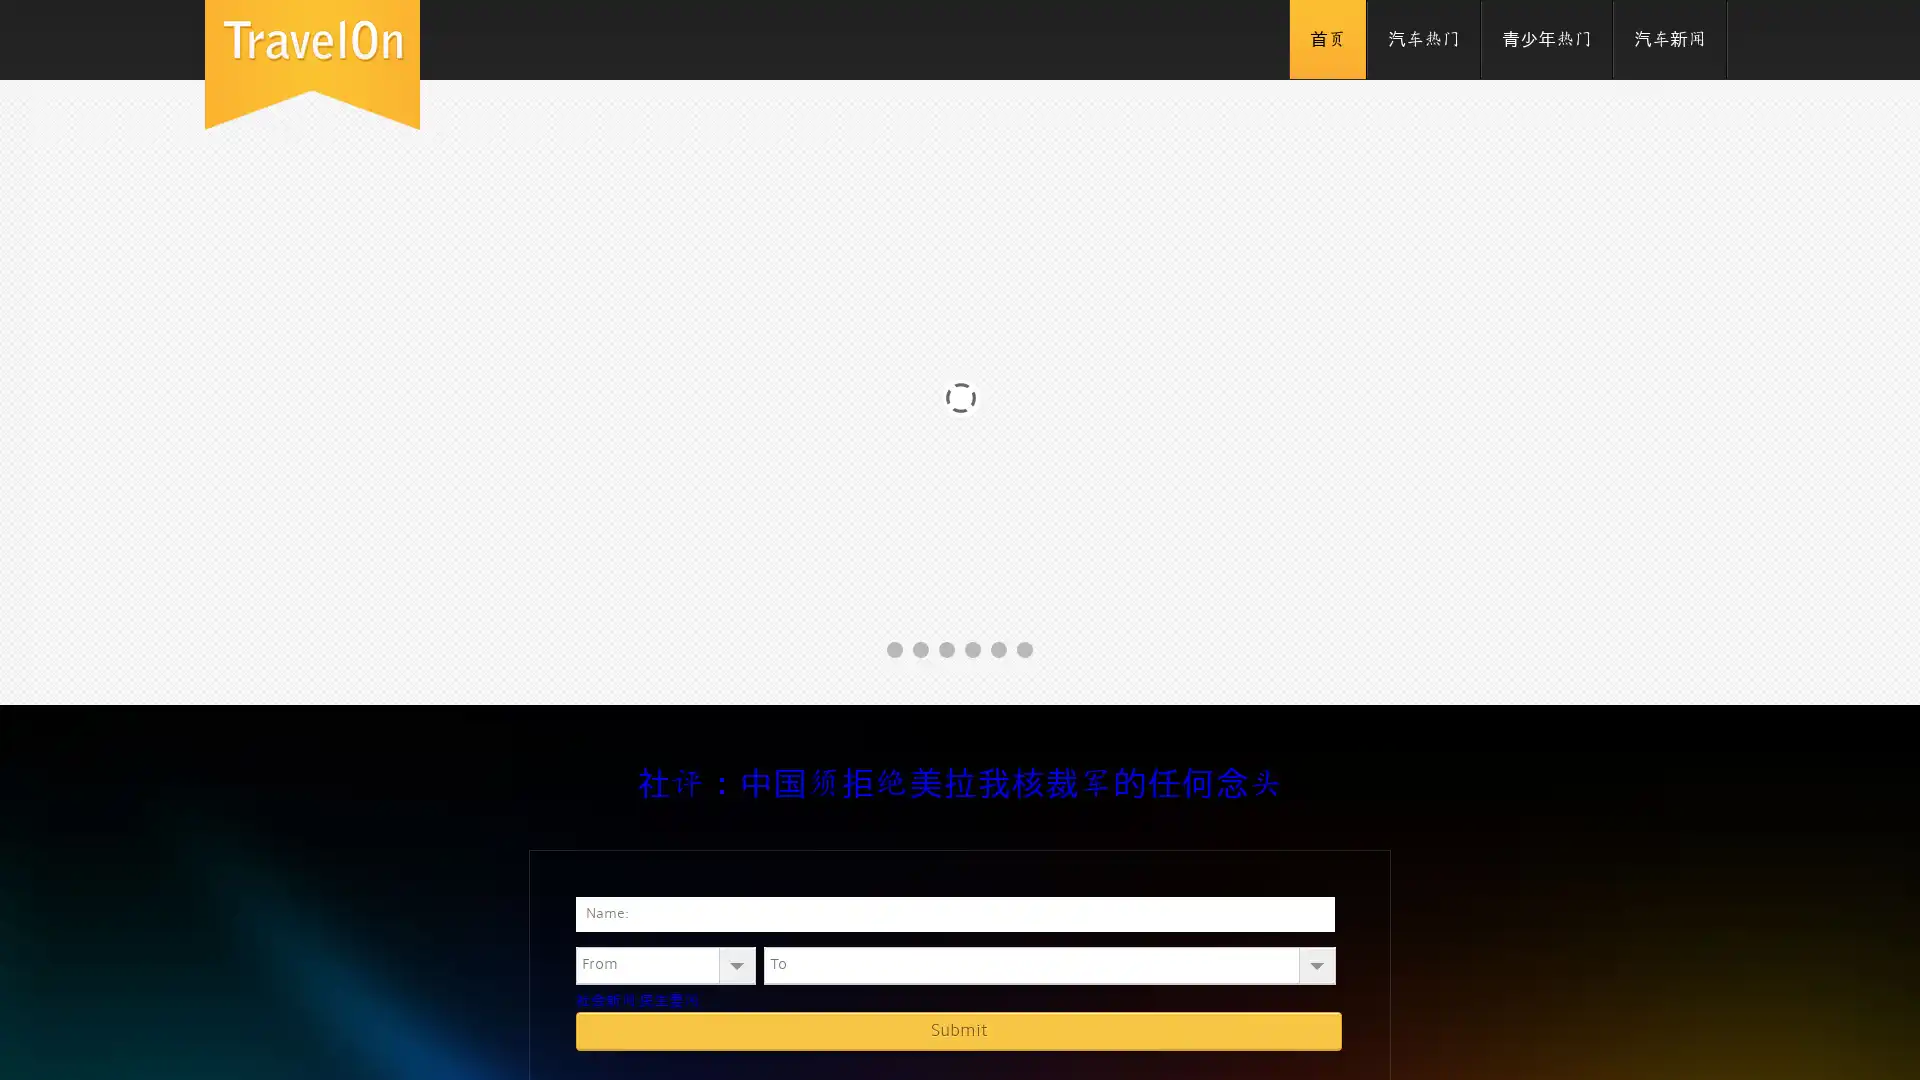 This screenshot has height=1080, width=1920. Describe the element at coordinates (958, 1030) in the screenshot. I see `submit` at that location.